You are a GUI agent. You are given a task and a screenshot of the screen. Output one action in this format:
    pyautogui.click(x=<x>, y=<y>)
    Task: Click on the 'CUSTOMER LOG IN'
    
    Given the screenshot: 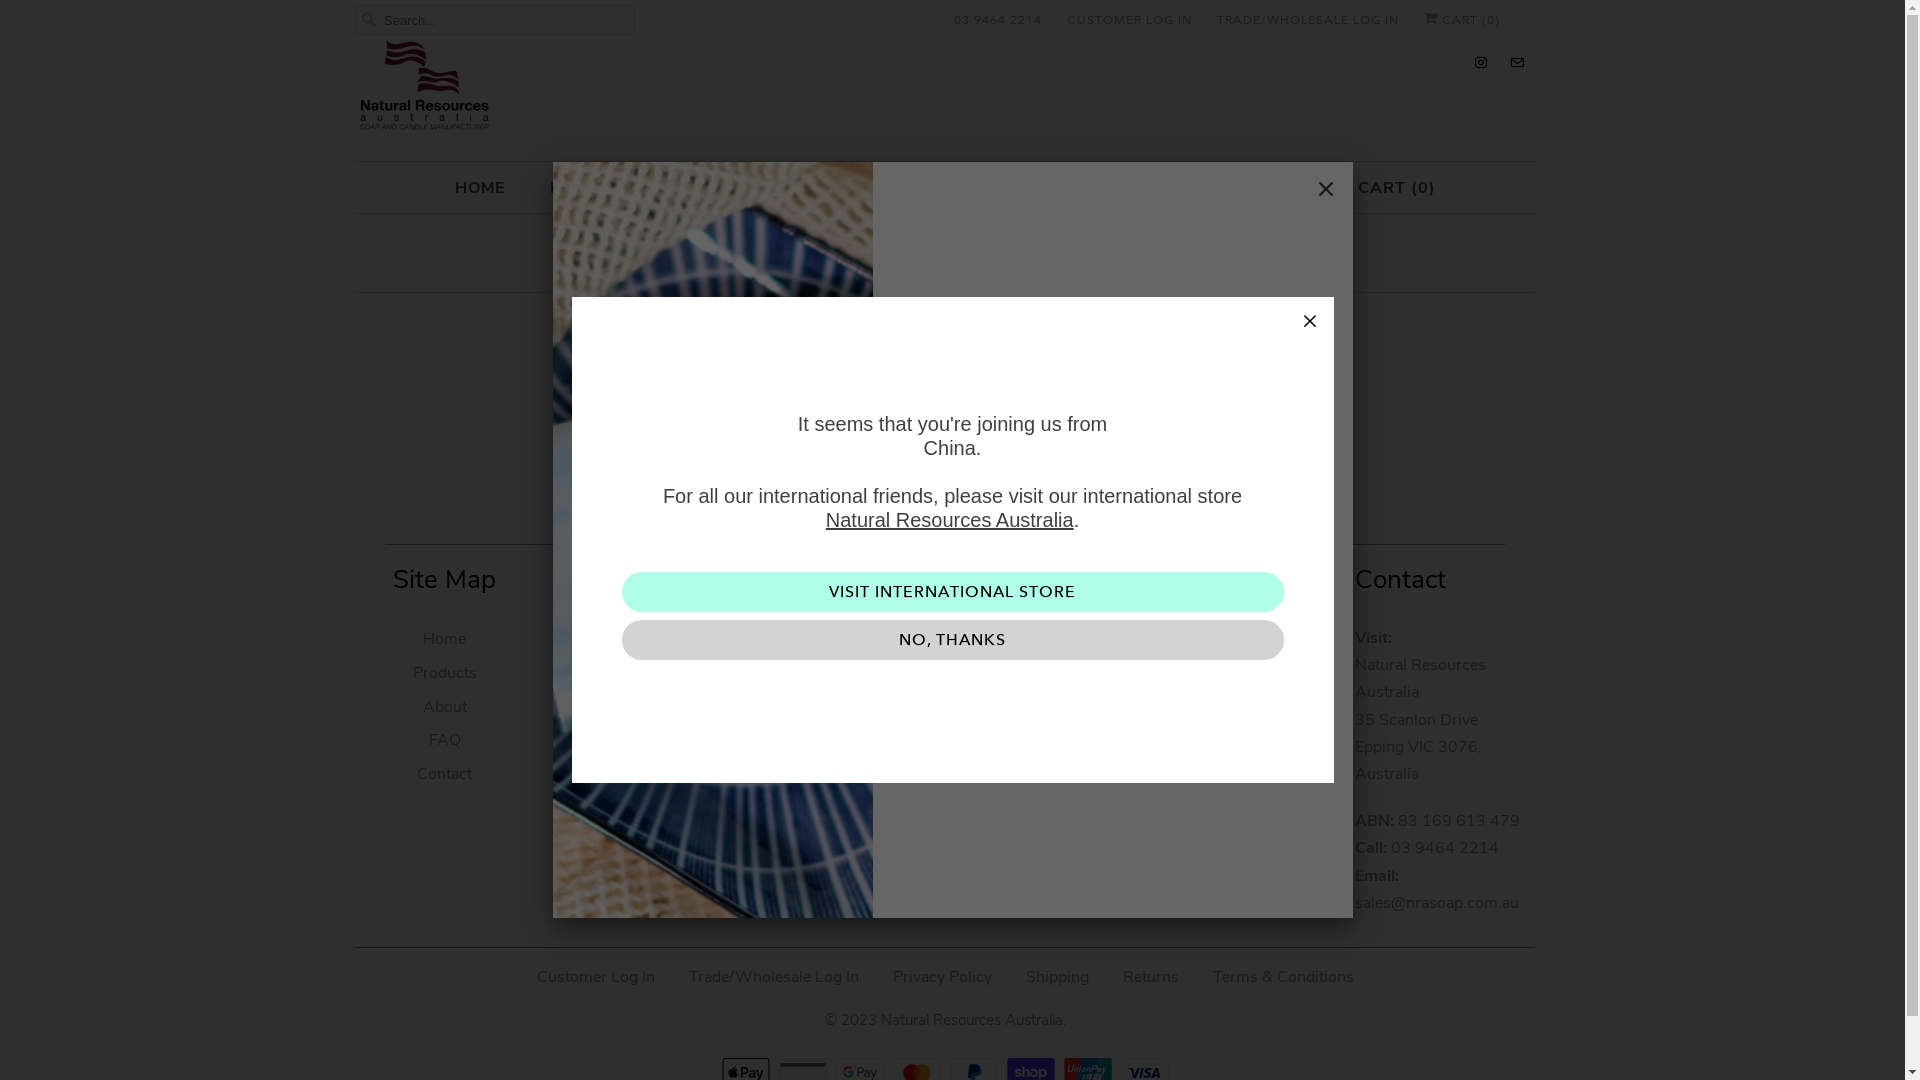 What is the action you would take?
    pyautogui.click(x=1129, y=19)
    